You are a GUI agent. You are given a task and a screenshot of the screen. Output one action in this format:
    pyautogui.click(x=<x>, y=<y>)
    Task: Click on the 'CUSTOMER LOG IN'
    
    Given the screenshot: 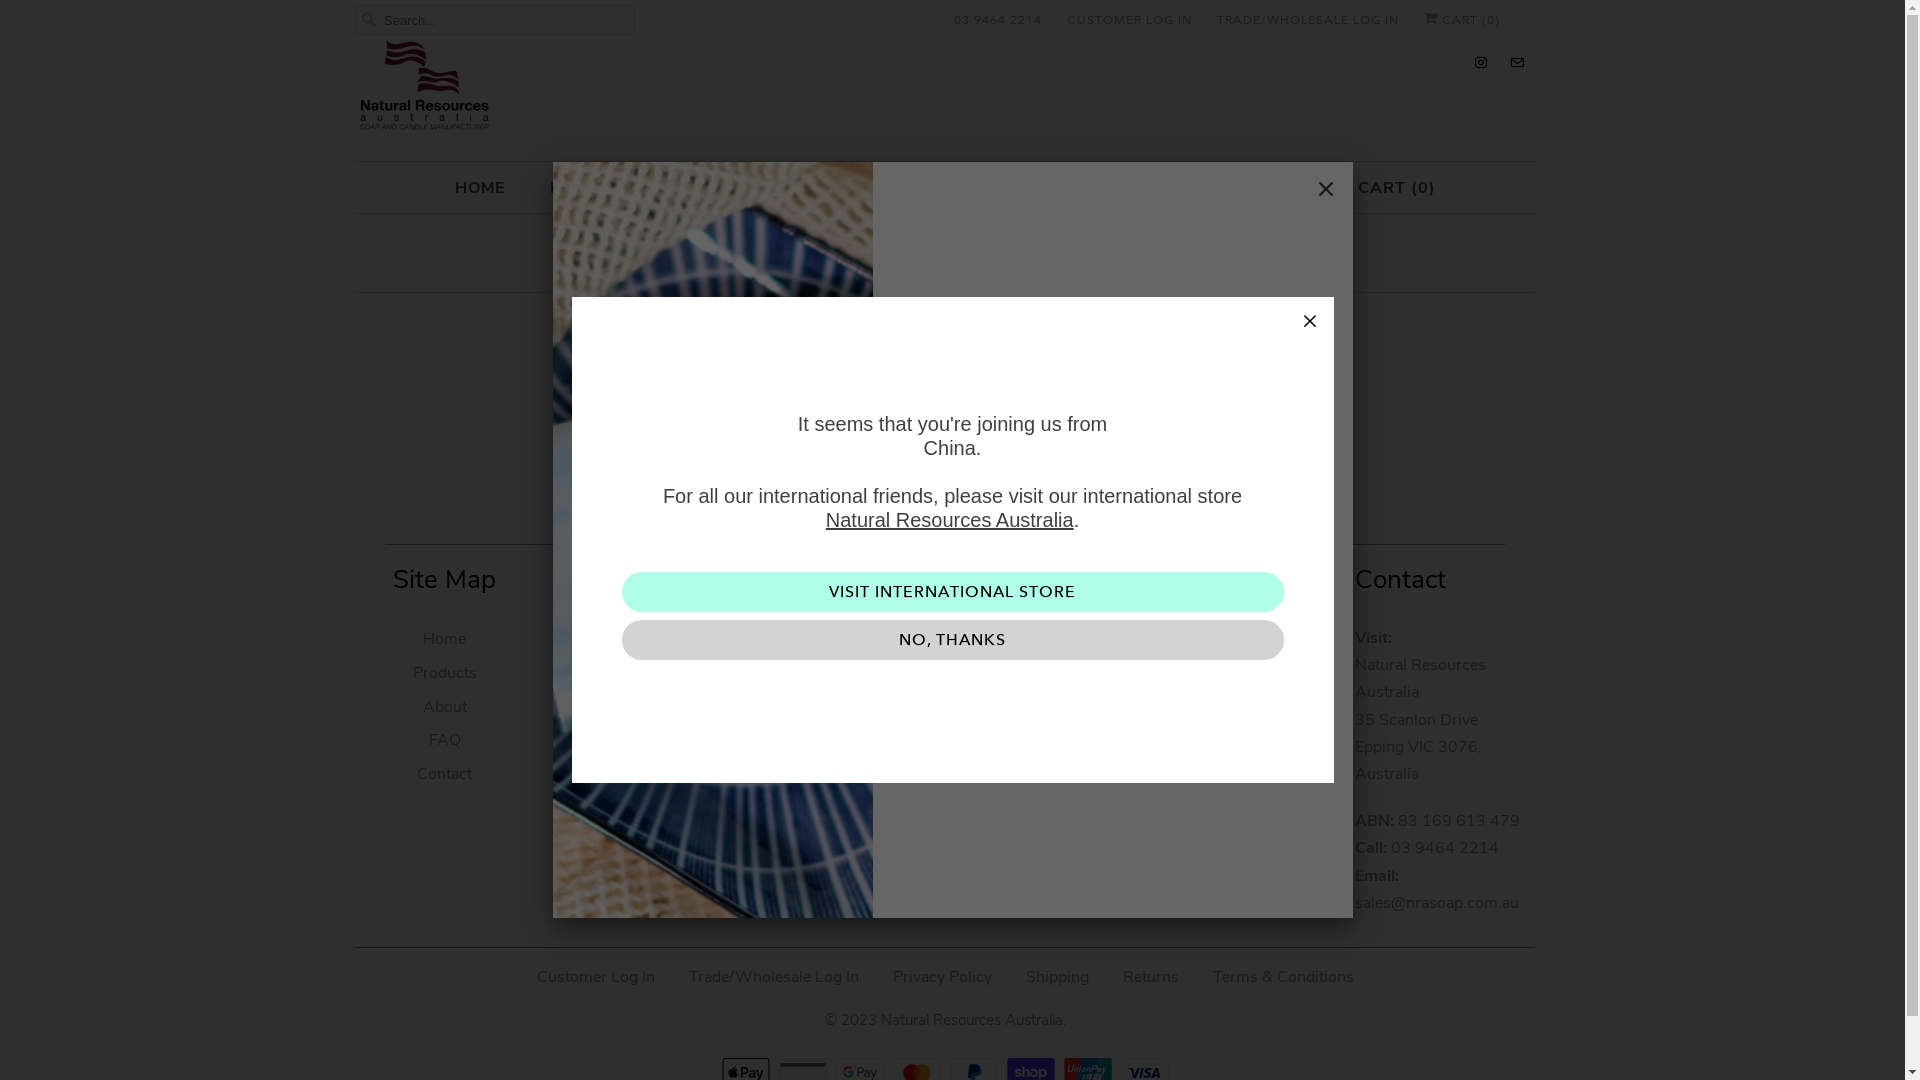 What is the action you would take?
    pyautogui.click(x=1129, y=19)
    